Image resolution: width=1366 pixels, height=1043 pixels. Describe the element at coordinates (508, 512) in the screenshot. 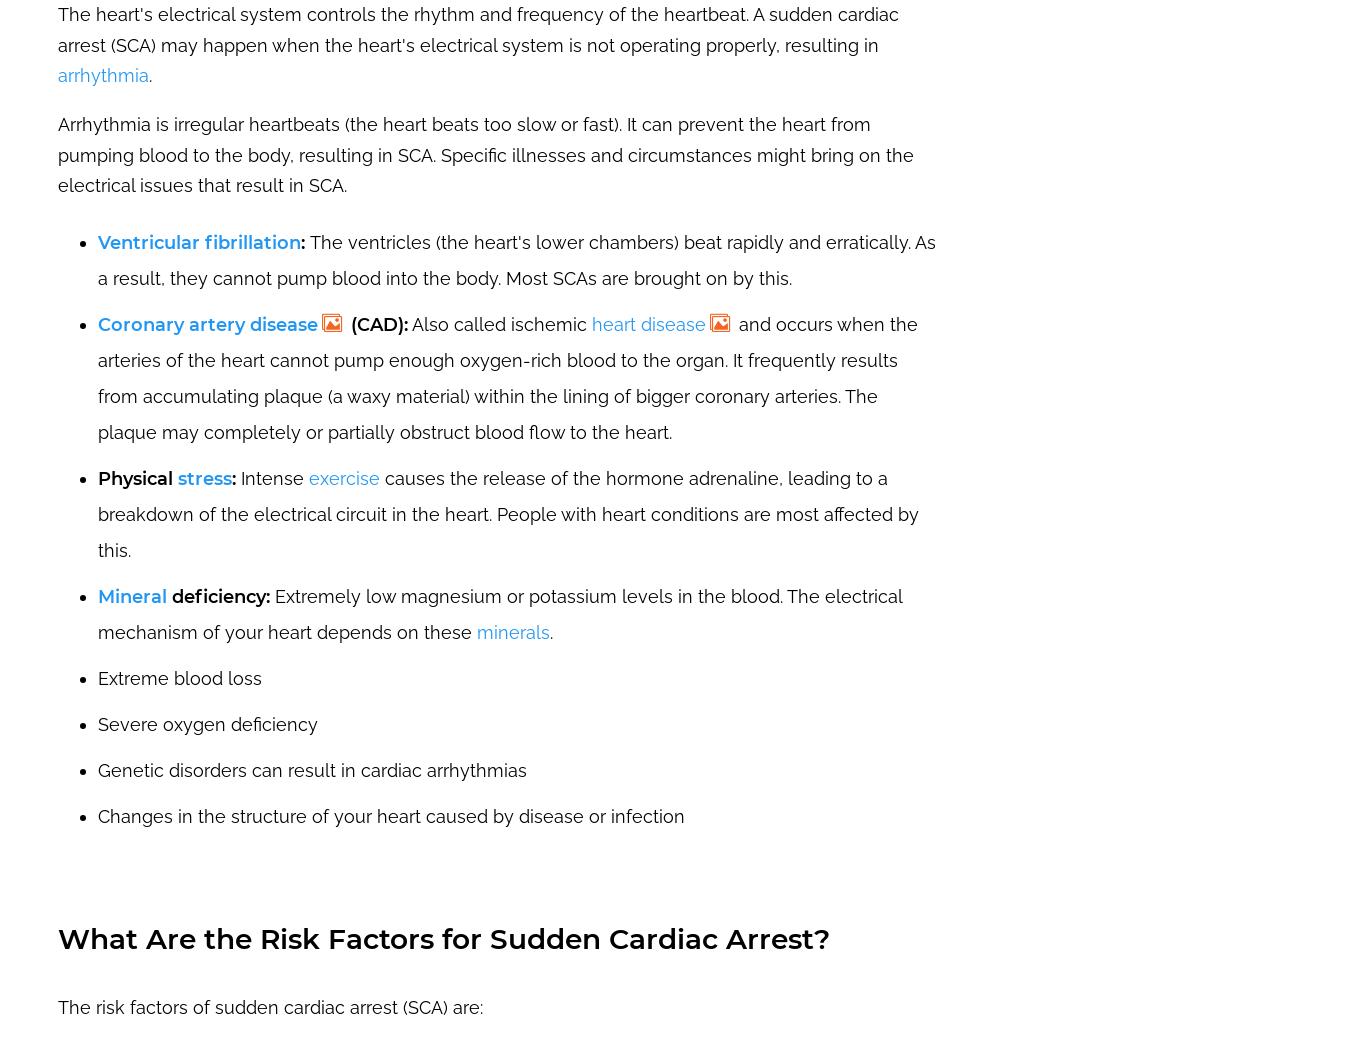

I see `'causes the release of the hormone adrenaline, leading to a breakdown of the electrical circuit in the heart. People with heart conditions are most affected by this.'` at that location.